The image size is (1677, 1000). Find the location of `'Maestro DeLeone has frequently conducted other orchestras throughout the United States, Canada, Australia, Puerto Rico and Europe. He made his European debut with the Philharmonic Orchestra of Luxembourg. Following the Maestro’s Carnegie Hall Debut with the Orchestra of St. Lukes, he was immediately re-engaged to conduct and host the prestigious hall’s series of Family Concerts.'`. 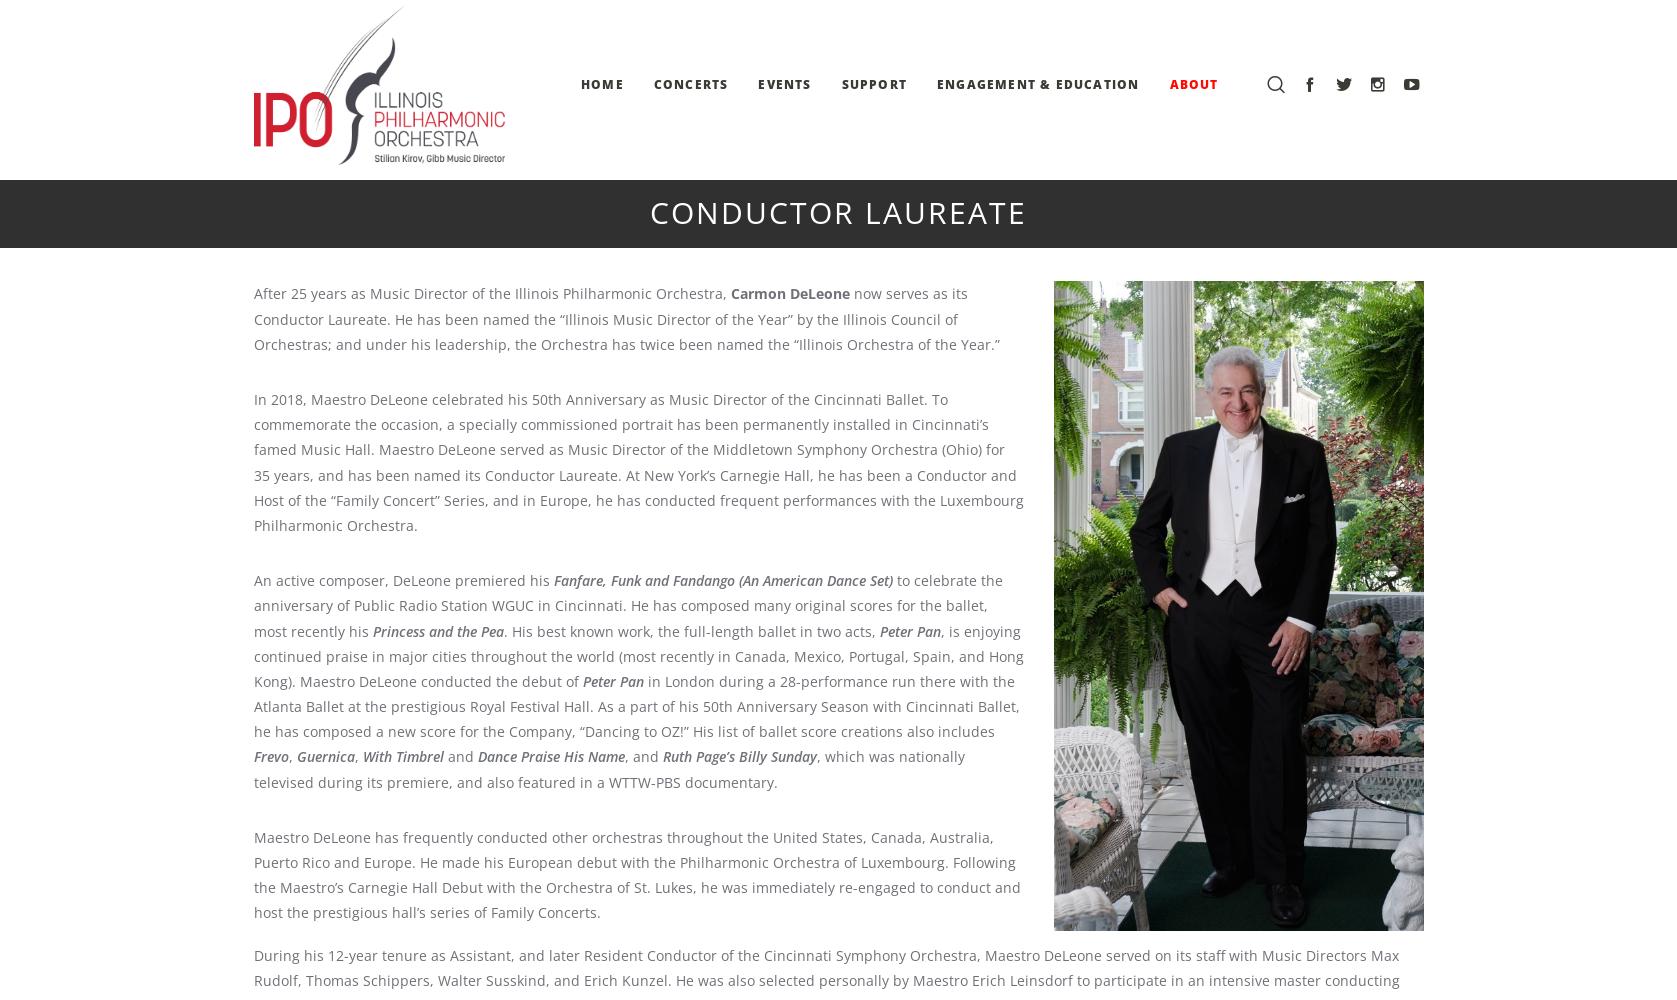

'Maestro DeLeone has frequently conducted other orchestras throughout the United States, Canada, Australia, Puerto Rico and Europe. He made his European debut with the Philharmonic Orchestra of Luxembourg. Following the Maestro’s Carnegie Hall Debut with the Orchestra of St. Lukes, he was immediately re-engaged to conduct and host the prestigious hall’s series of Family Concerts.' is located at coordinates (636, 873).